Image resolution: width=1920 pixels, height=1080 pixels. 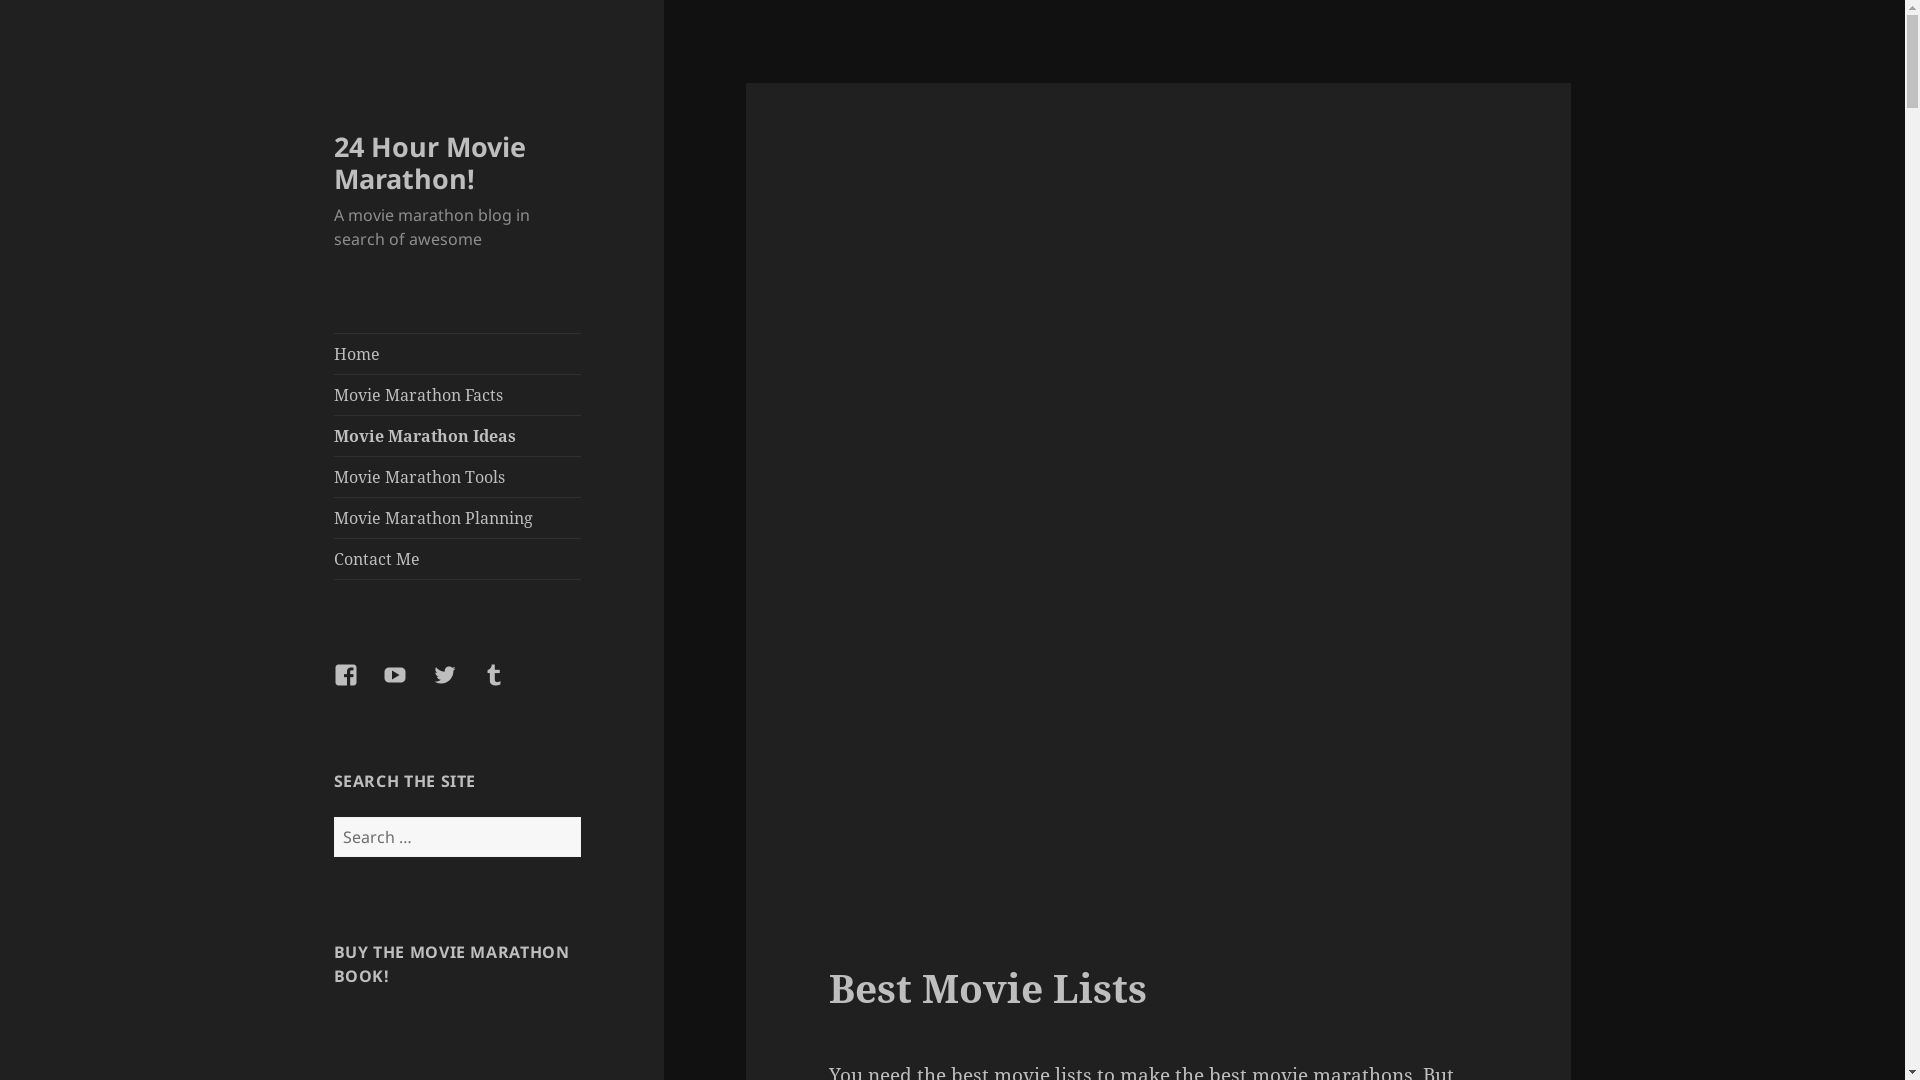 What do you see at coordinates (406, 685) in the screenshot?
I see `'YouTube'` at bounding box center [406, 685].